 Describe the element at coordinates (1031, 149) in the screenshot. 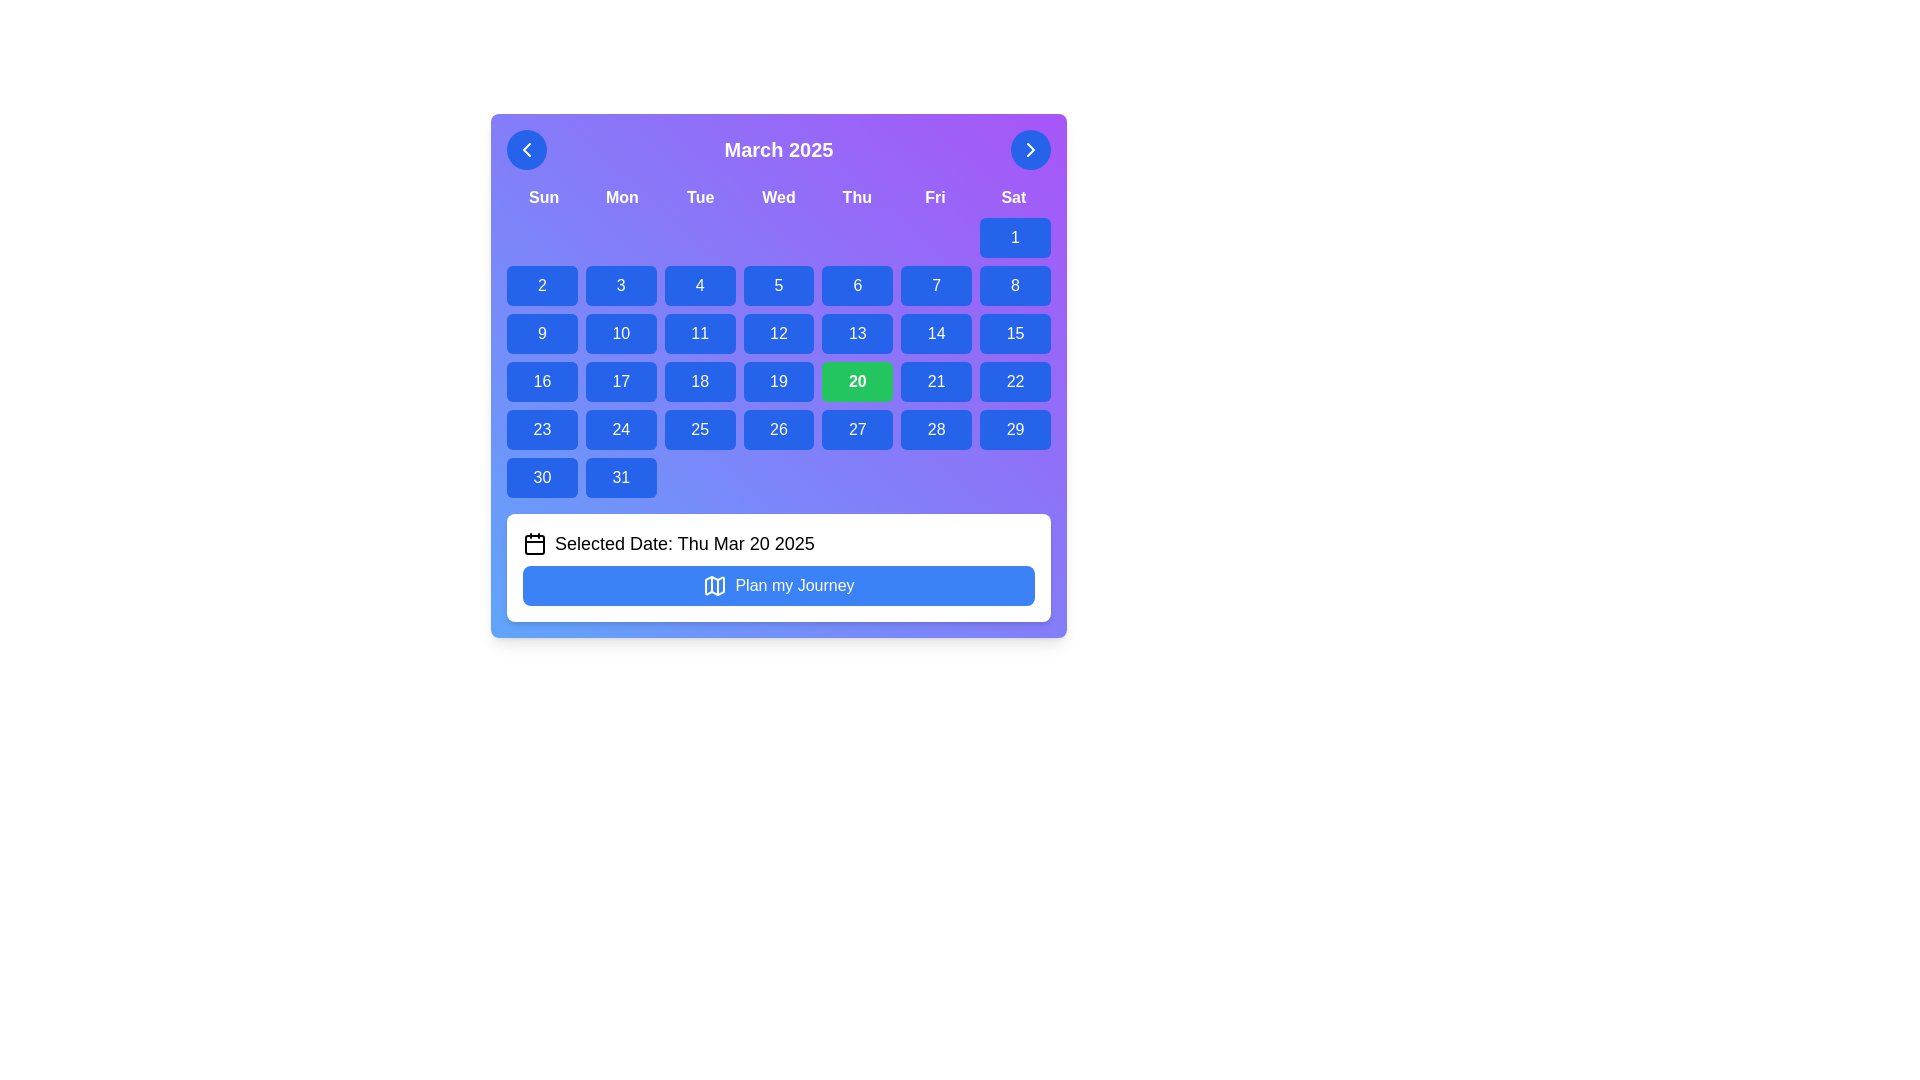

I see `the chevron icon embedded within the blue circular button at the top-right corner of the calendar interface` at that location.